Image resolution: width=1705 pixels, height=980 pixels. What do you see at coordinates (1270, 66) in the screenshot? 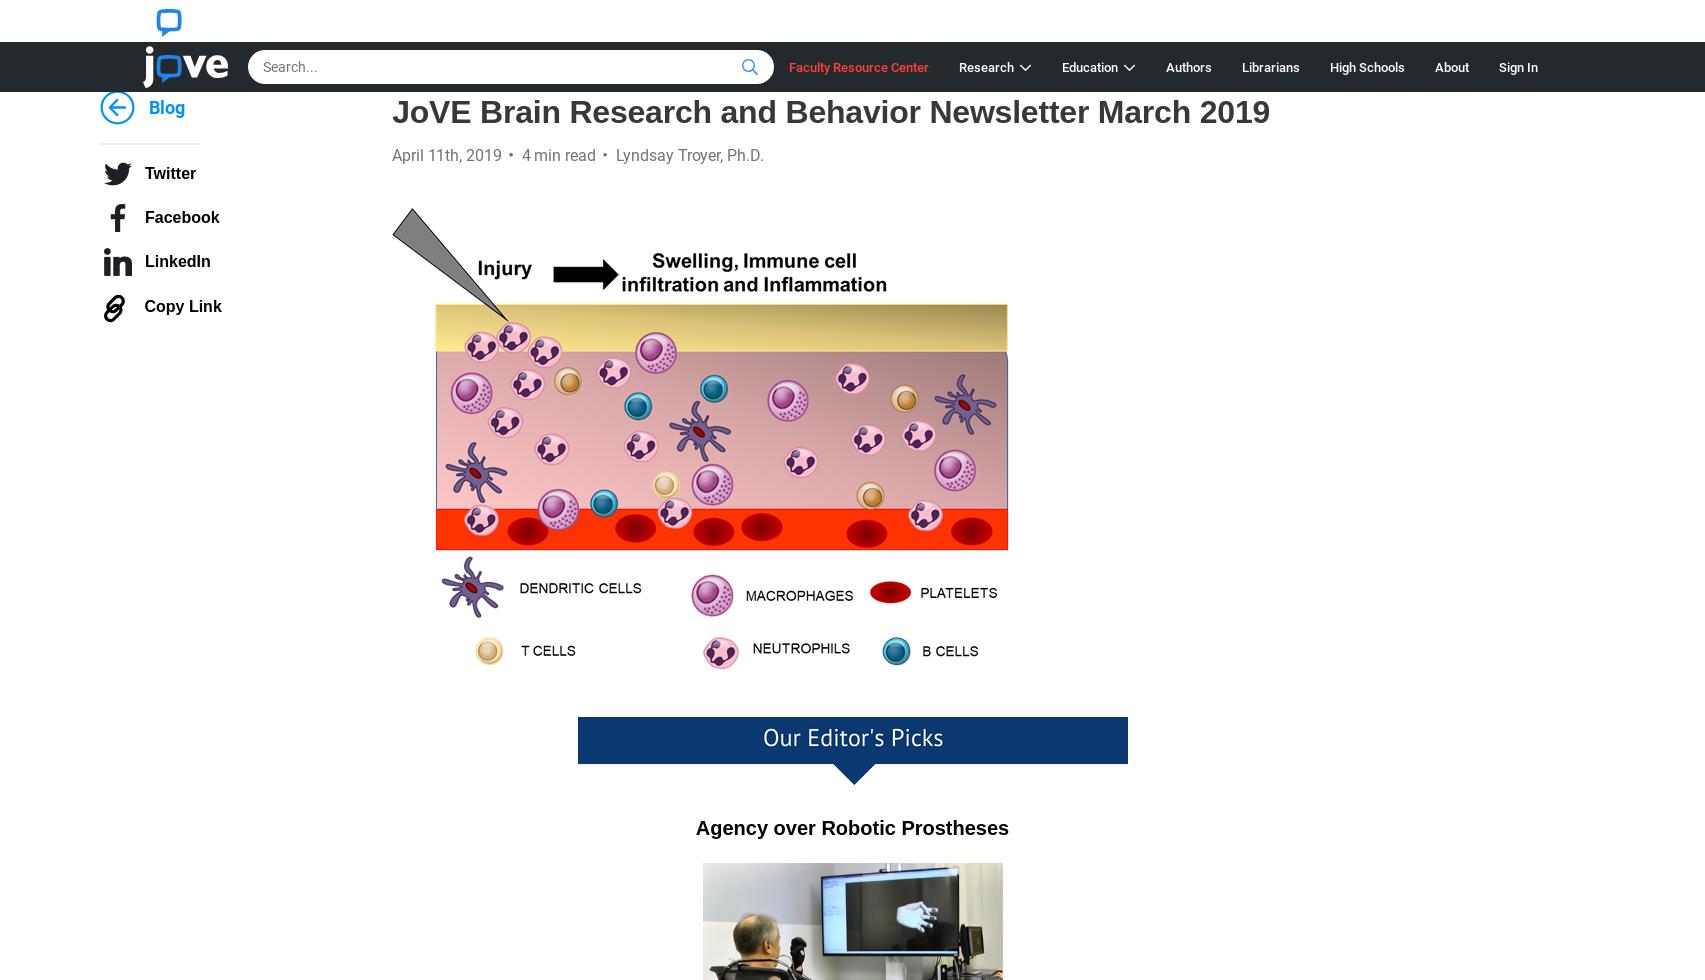
I see `'Librarians'` at bounding box center [1270, 66].